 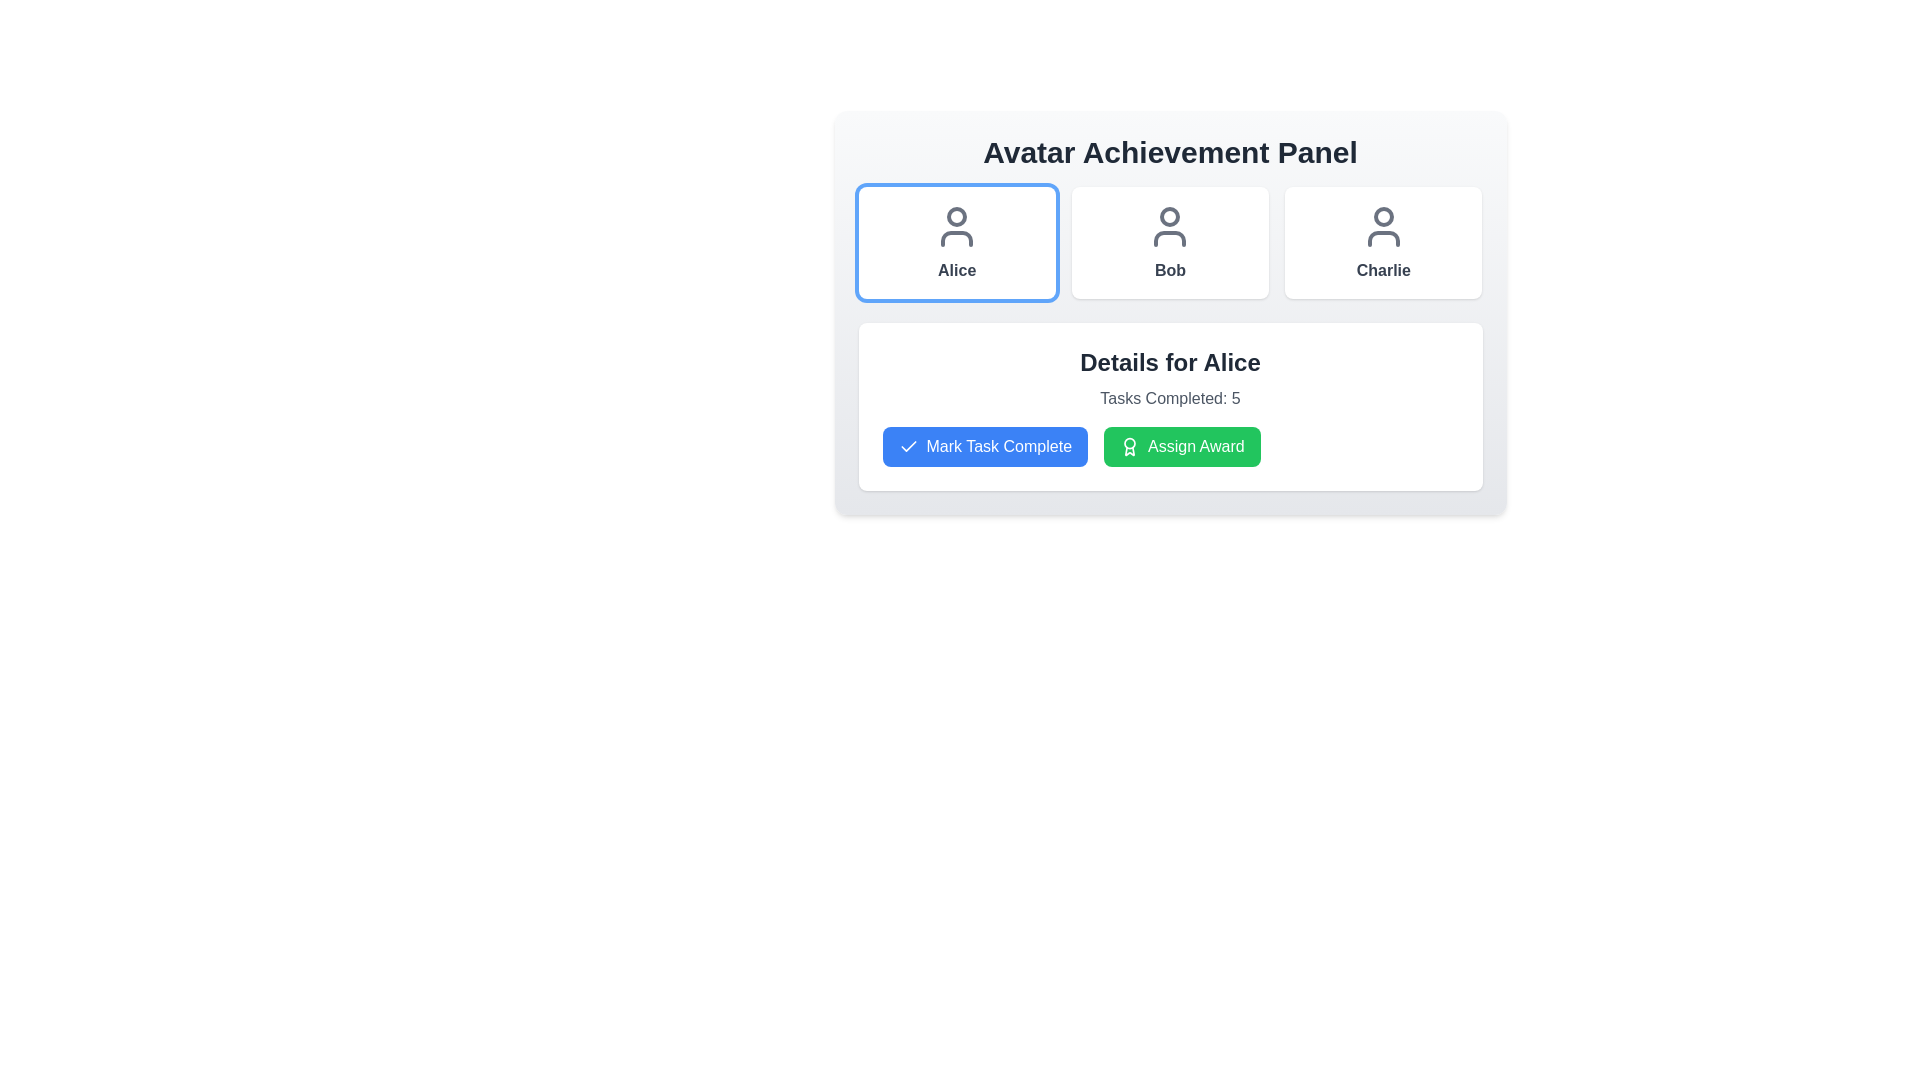 What do you see at coordinates (1170, 398) in the screenshot?
I see `the text label displaying 'Tasks Completed: 5' which is located within the panel titled 'Details for Alice.'` at bounding box center [1170, 398].